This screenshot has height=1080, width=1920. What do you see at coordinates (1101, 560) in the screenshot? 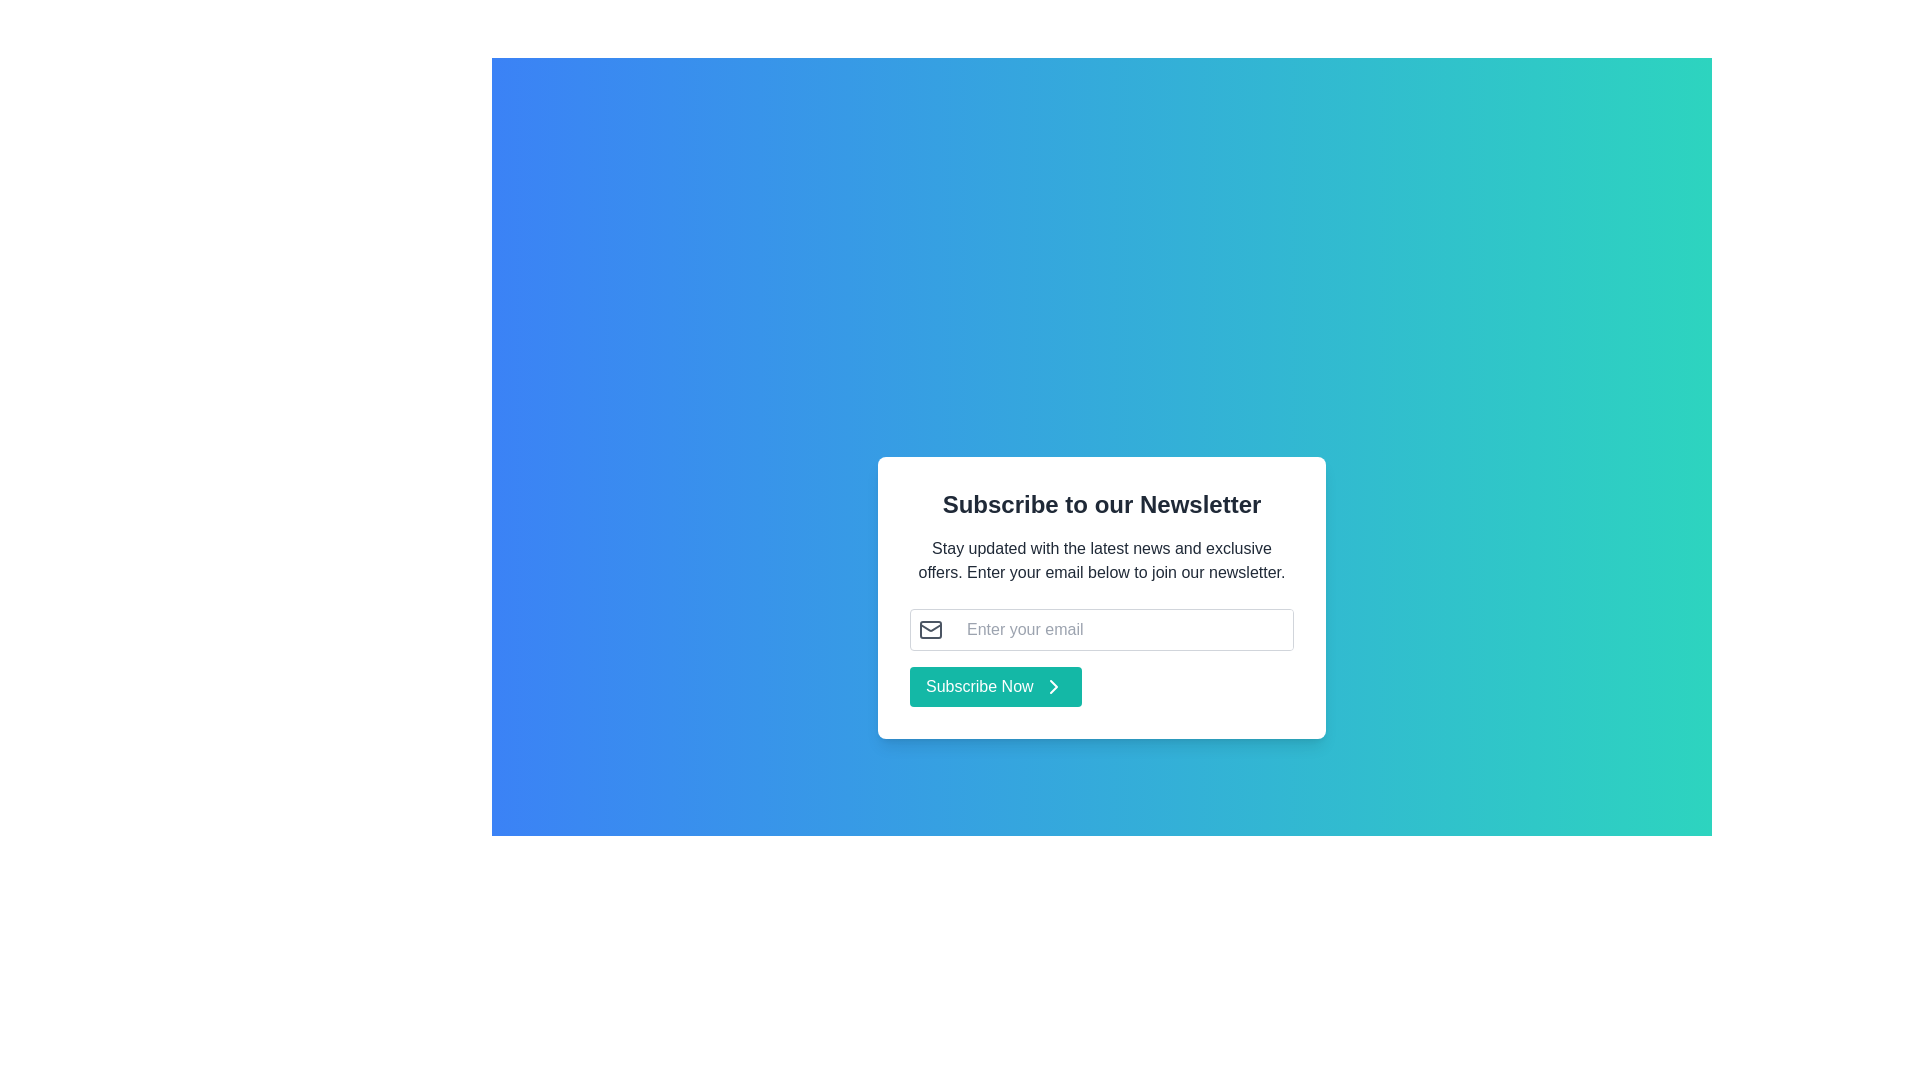
I see `the informational text element located in the subscription box, which provides instructions related to subscribing to the newsletter` at bounding box center [1101, 560].